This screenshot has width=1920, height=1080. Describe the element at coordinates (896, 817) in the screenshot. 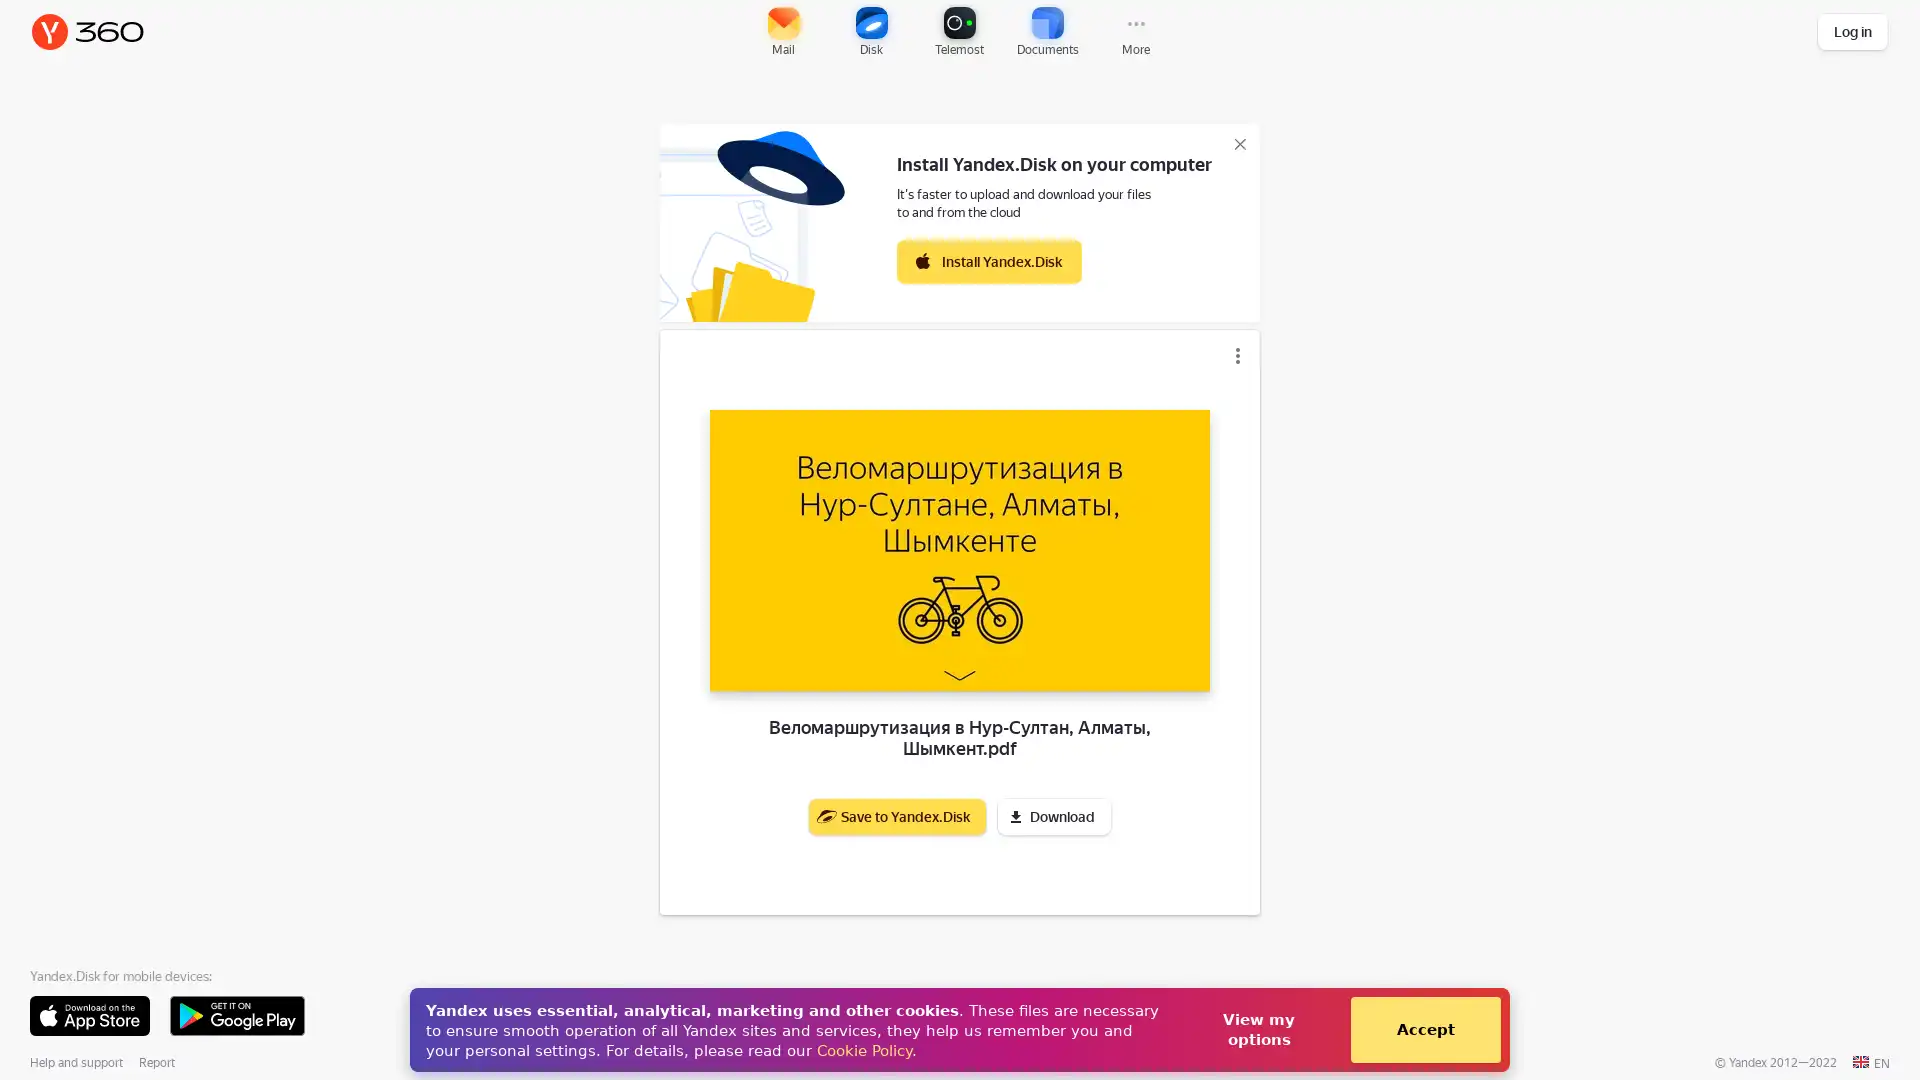

I see `Save to Yandex.Disk` at that location.